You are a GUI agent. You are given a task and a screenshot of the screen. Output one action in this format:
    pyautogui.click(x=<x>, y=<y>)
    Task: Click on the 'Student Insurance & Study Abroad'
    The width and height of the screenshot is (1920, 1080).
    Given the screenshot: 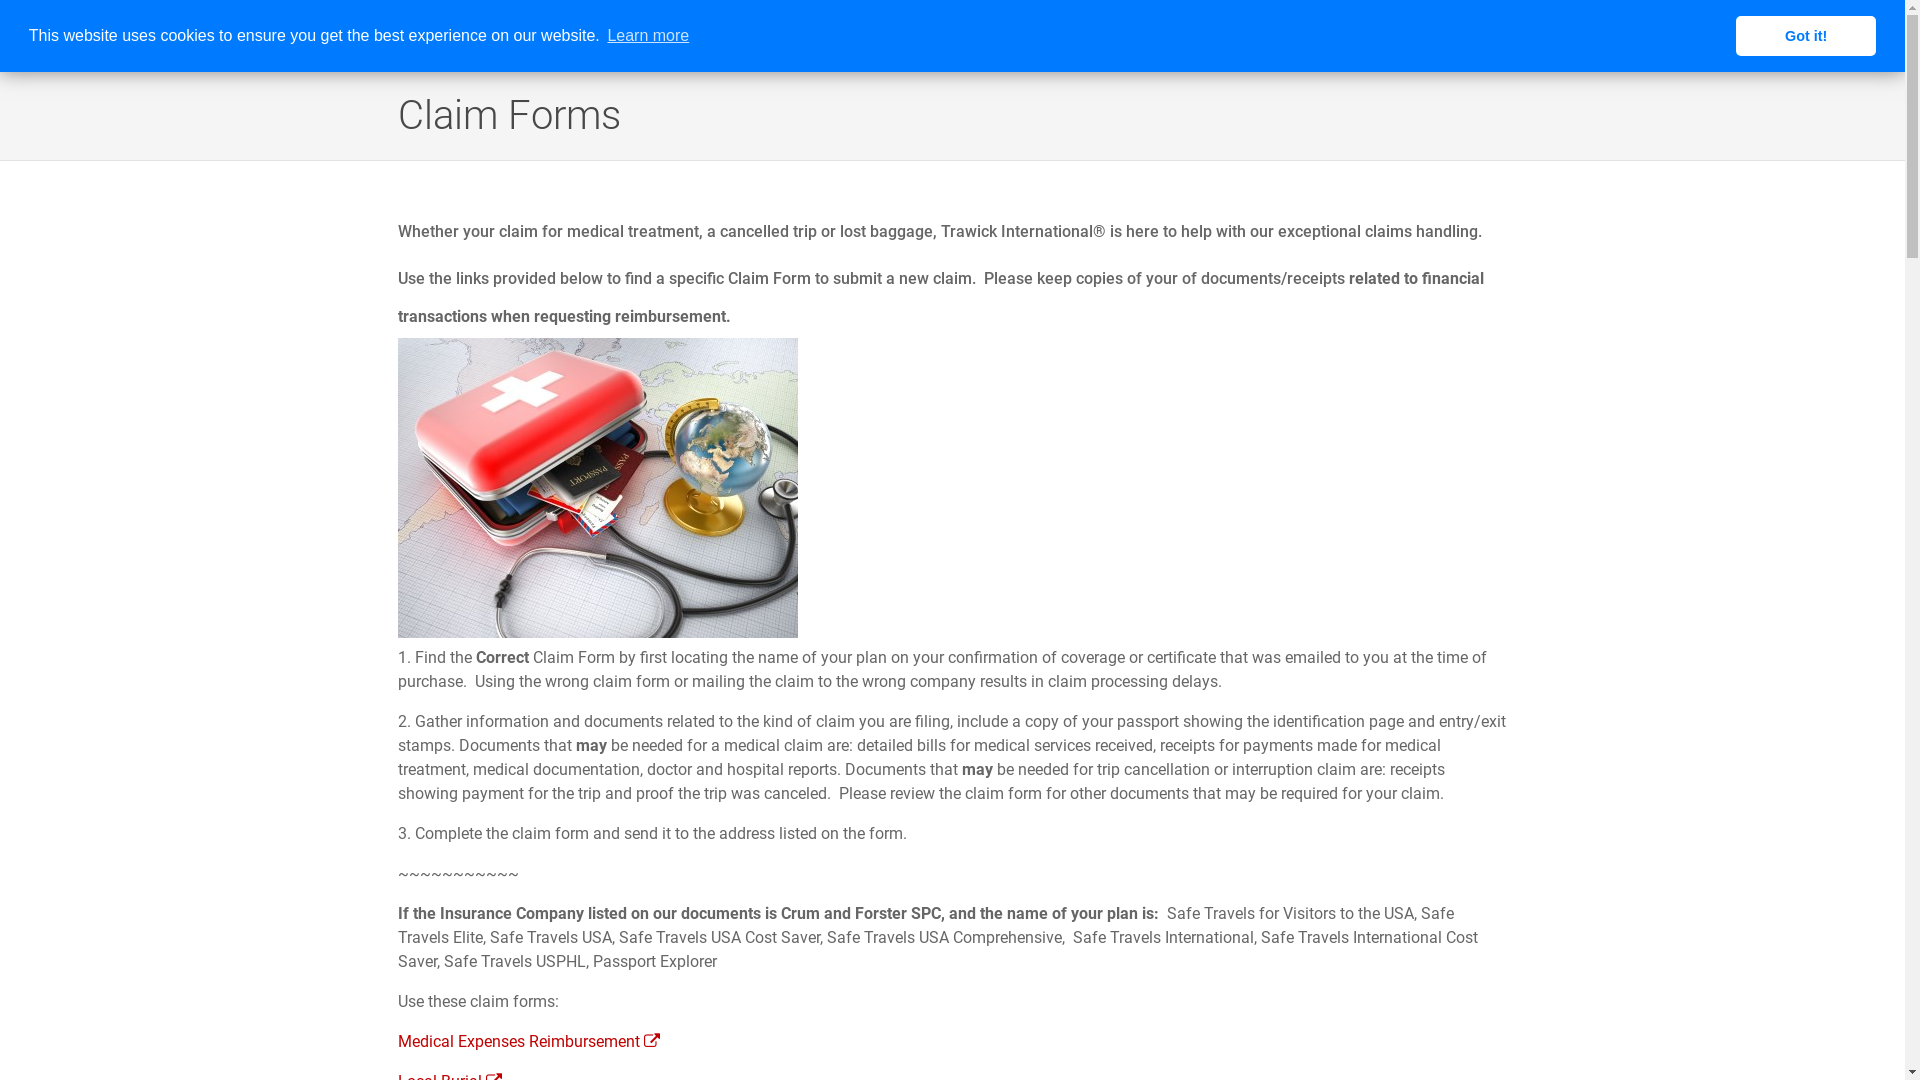 What is the action you would take?
    pyautogui.click(x=1308, y=35)
    